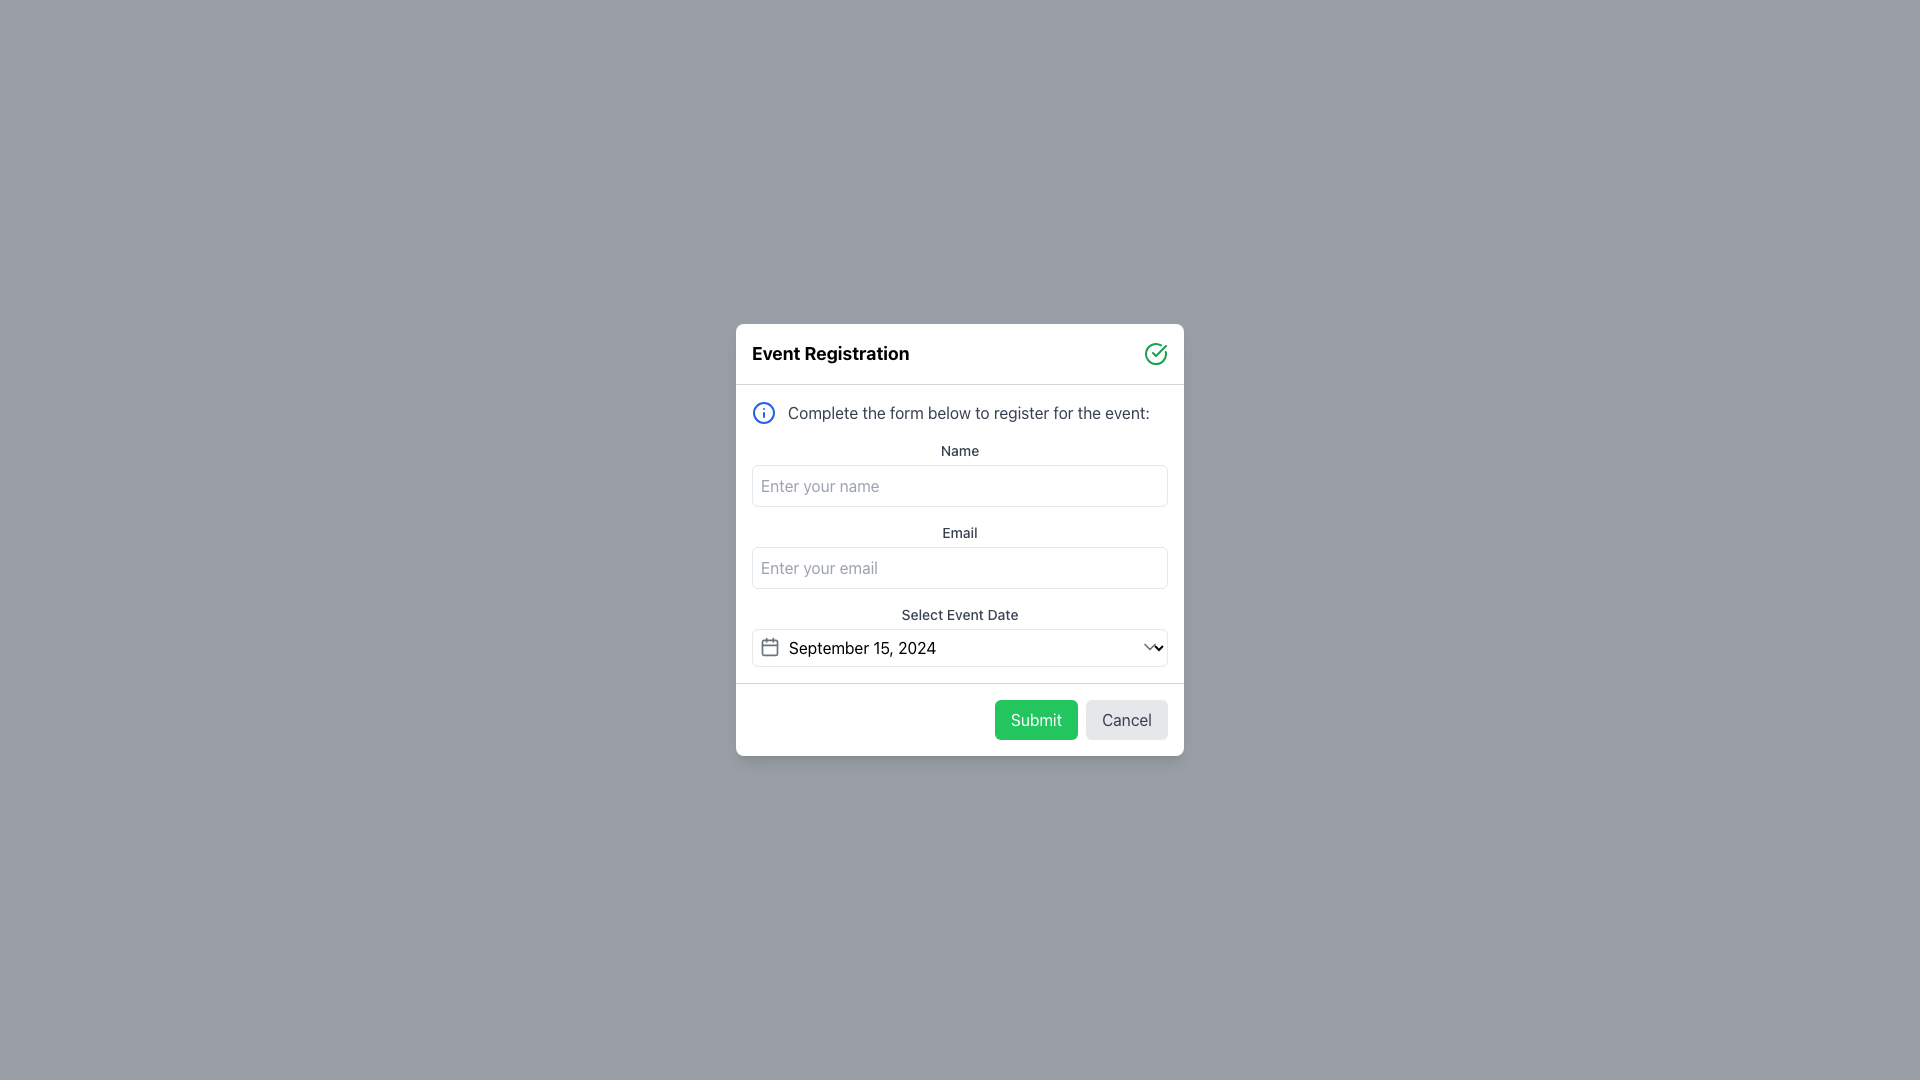  I want to click on the gray calendar icon located to the left of the date selection field in the 'Select Event Date' header, so click(768, 647).